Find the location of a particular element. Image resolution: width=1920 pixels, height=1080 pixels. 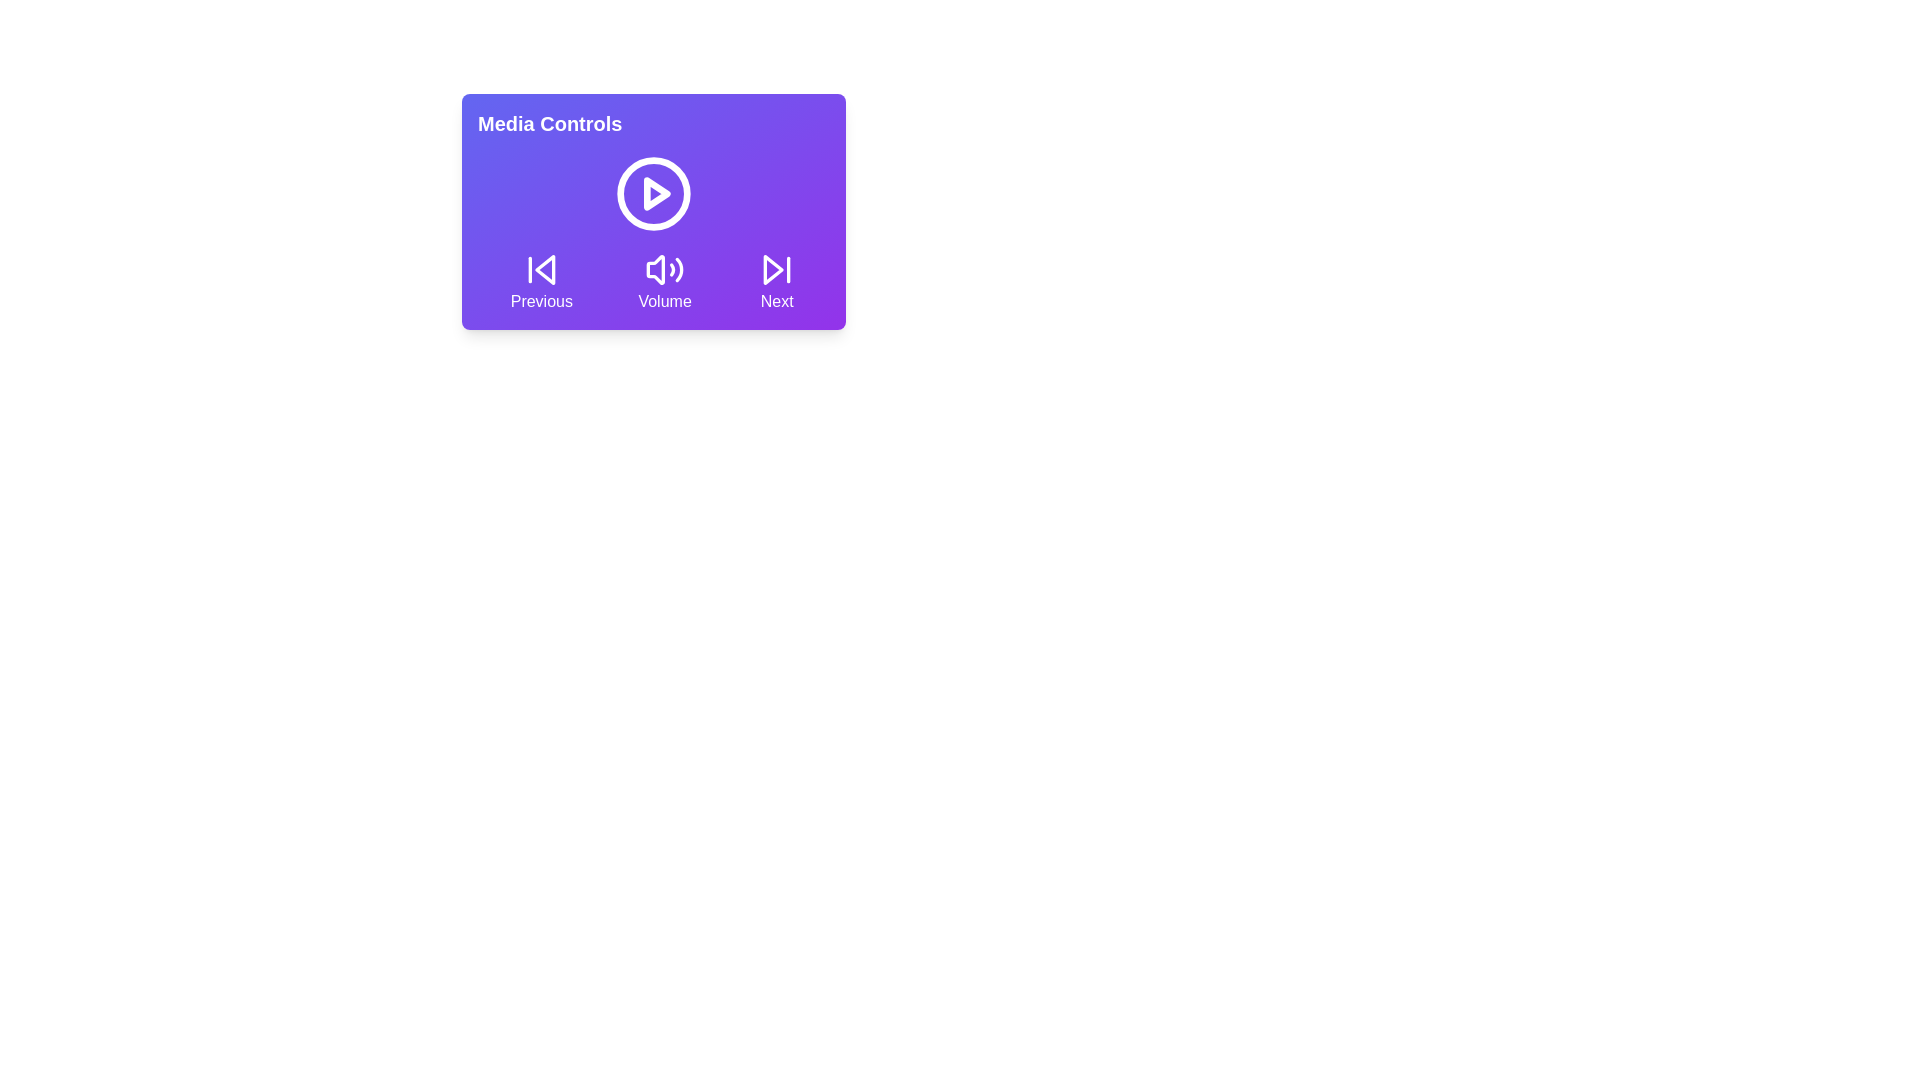

the Volume button to view its hover effect is located at coordinates (665, 281).